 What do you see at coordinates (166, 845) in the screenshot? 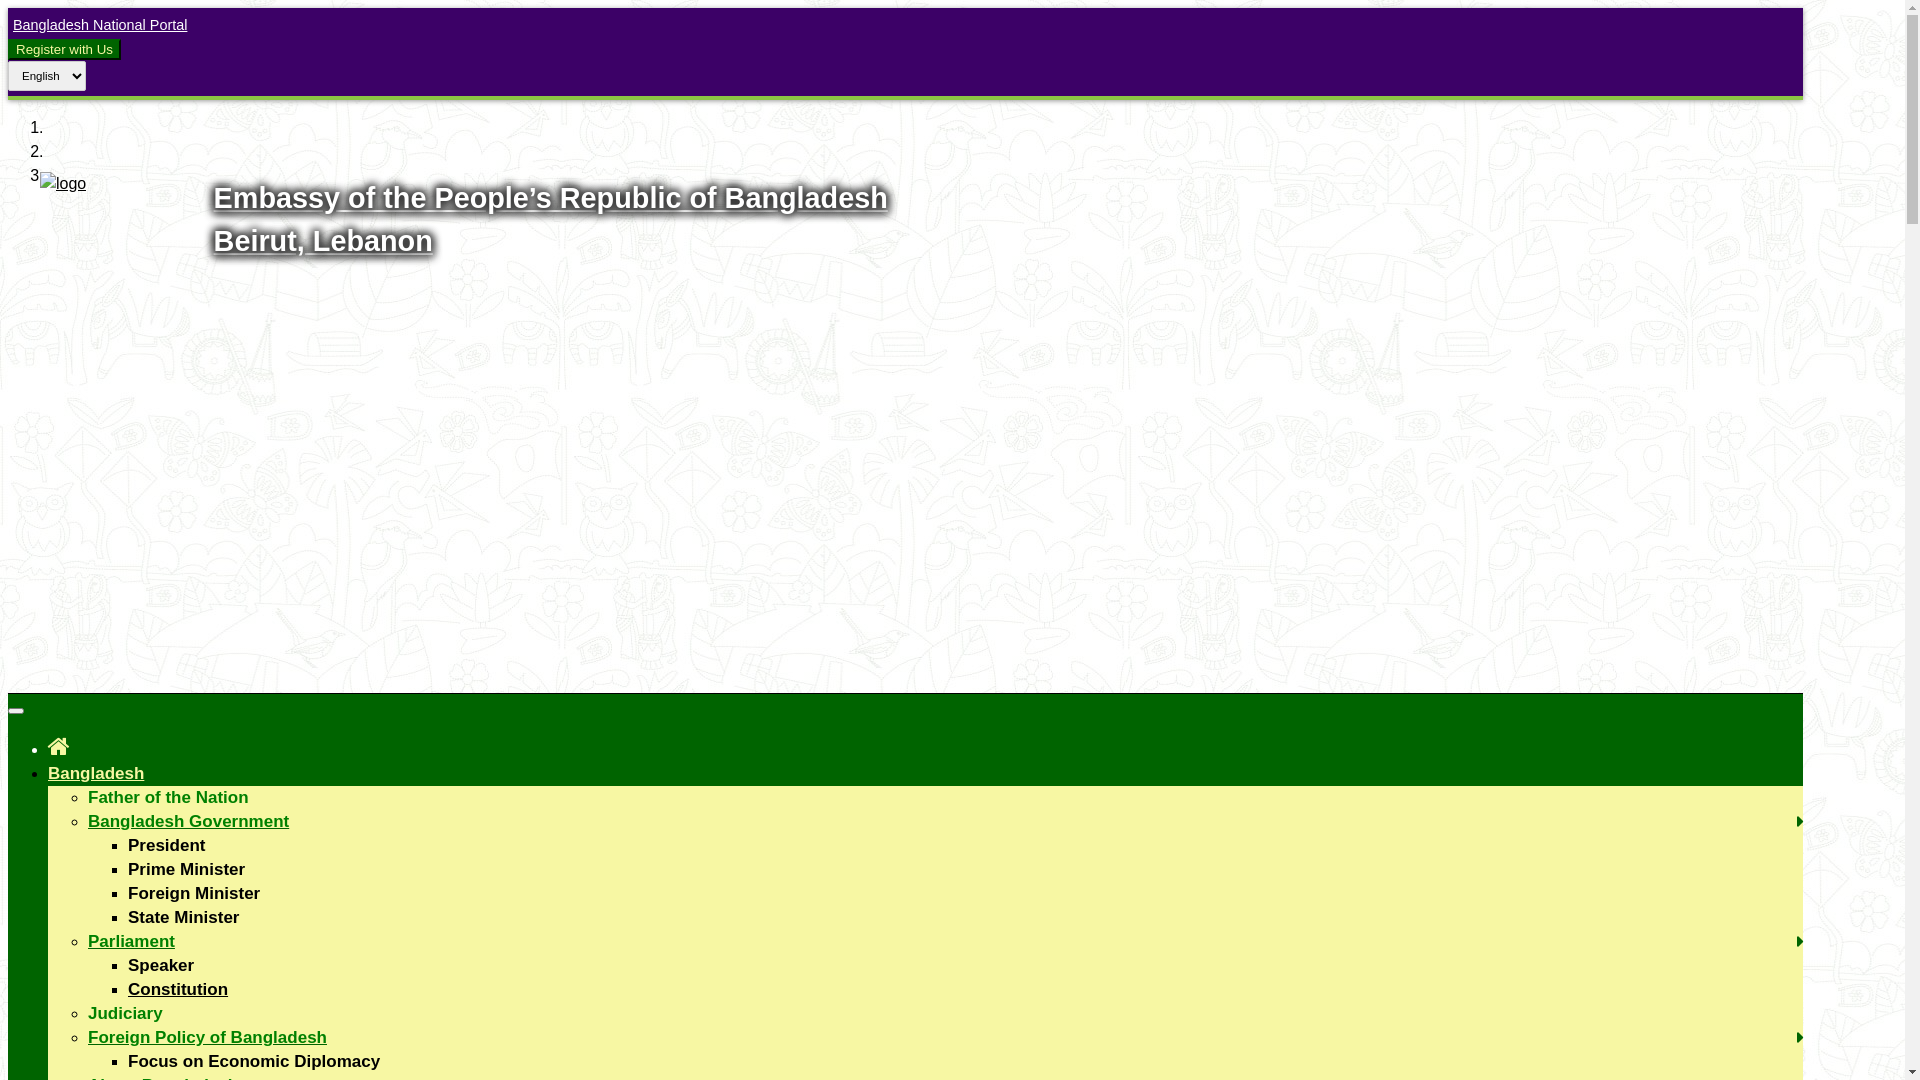
I see `'President'` at bounding box center [166, 845].